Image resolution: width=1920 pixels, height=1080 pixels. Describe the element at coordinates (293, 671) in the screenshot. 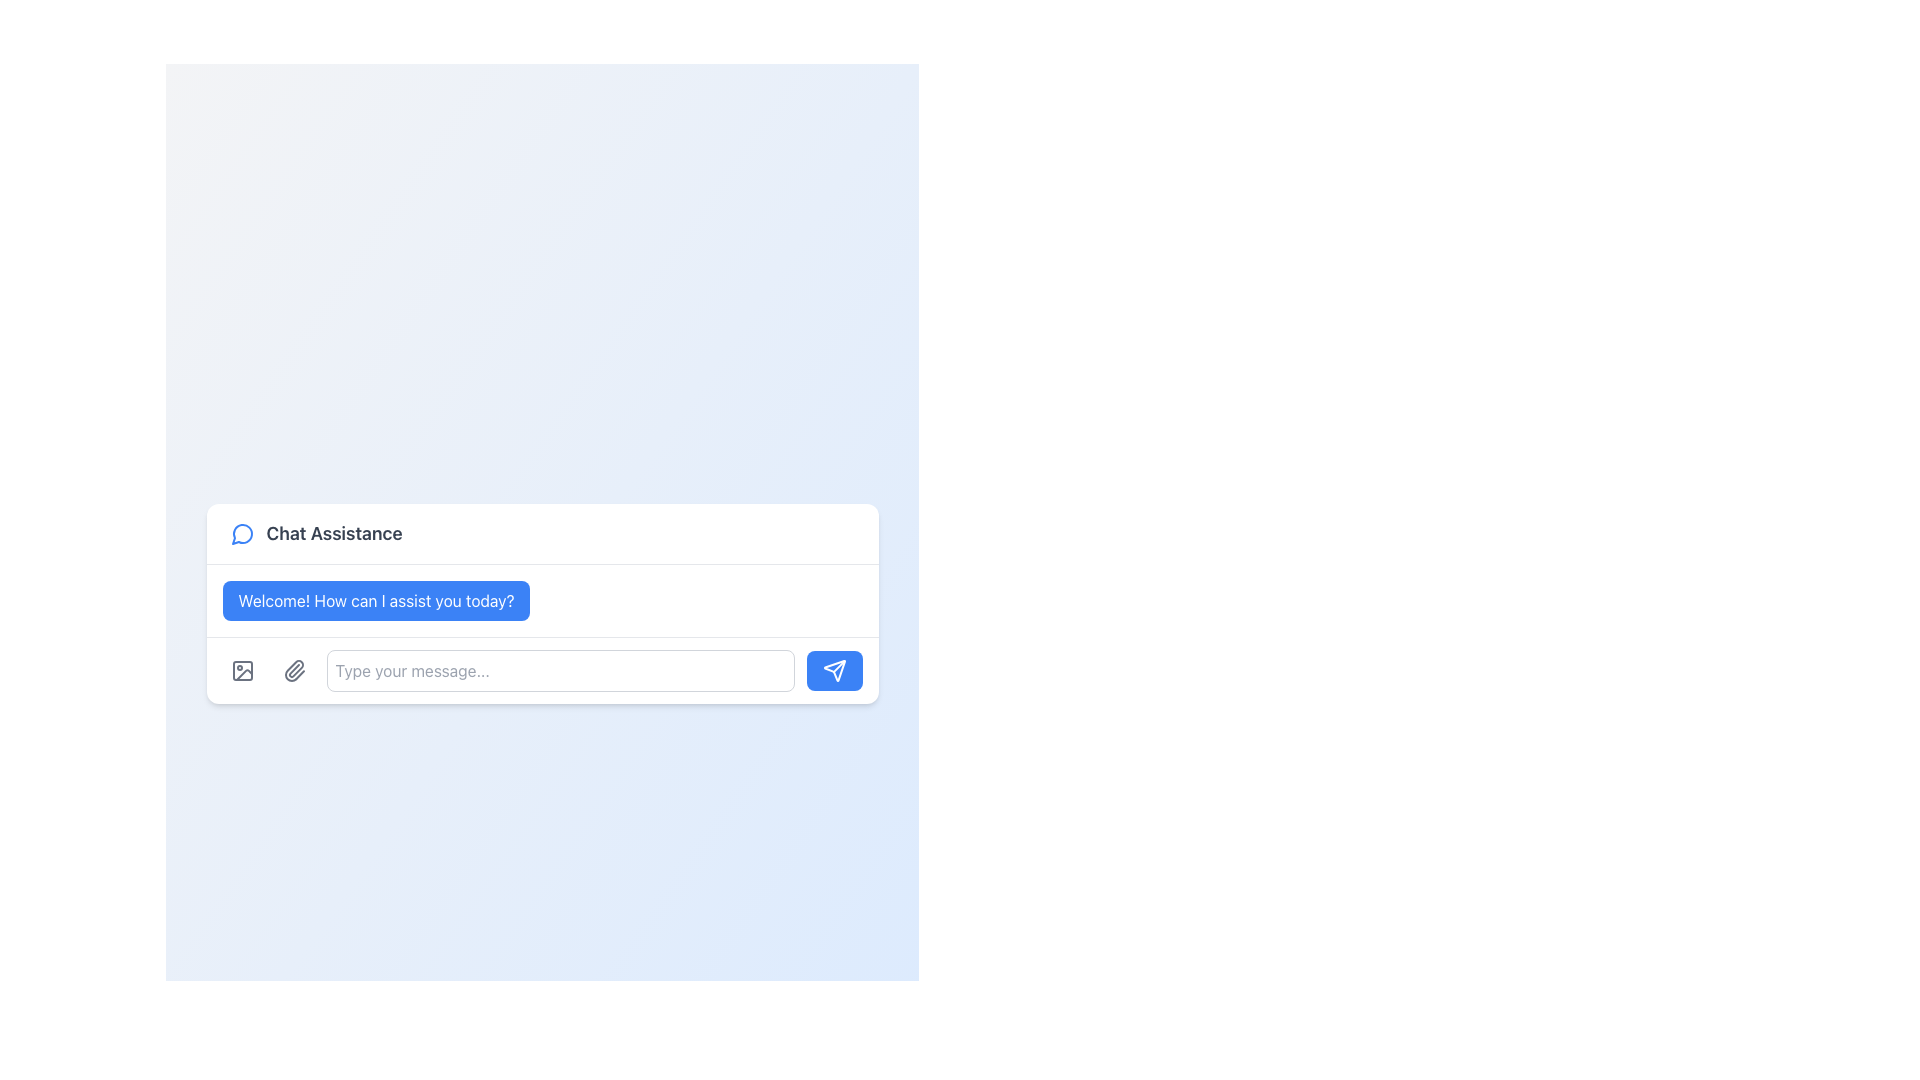

I see `the paperclip SVG icon located to the right of the image icon and above the text input field` at that location.